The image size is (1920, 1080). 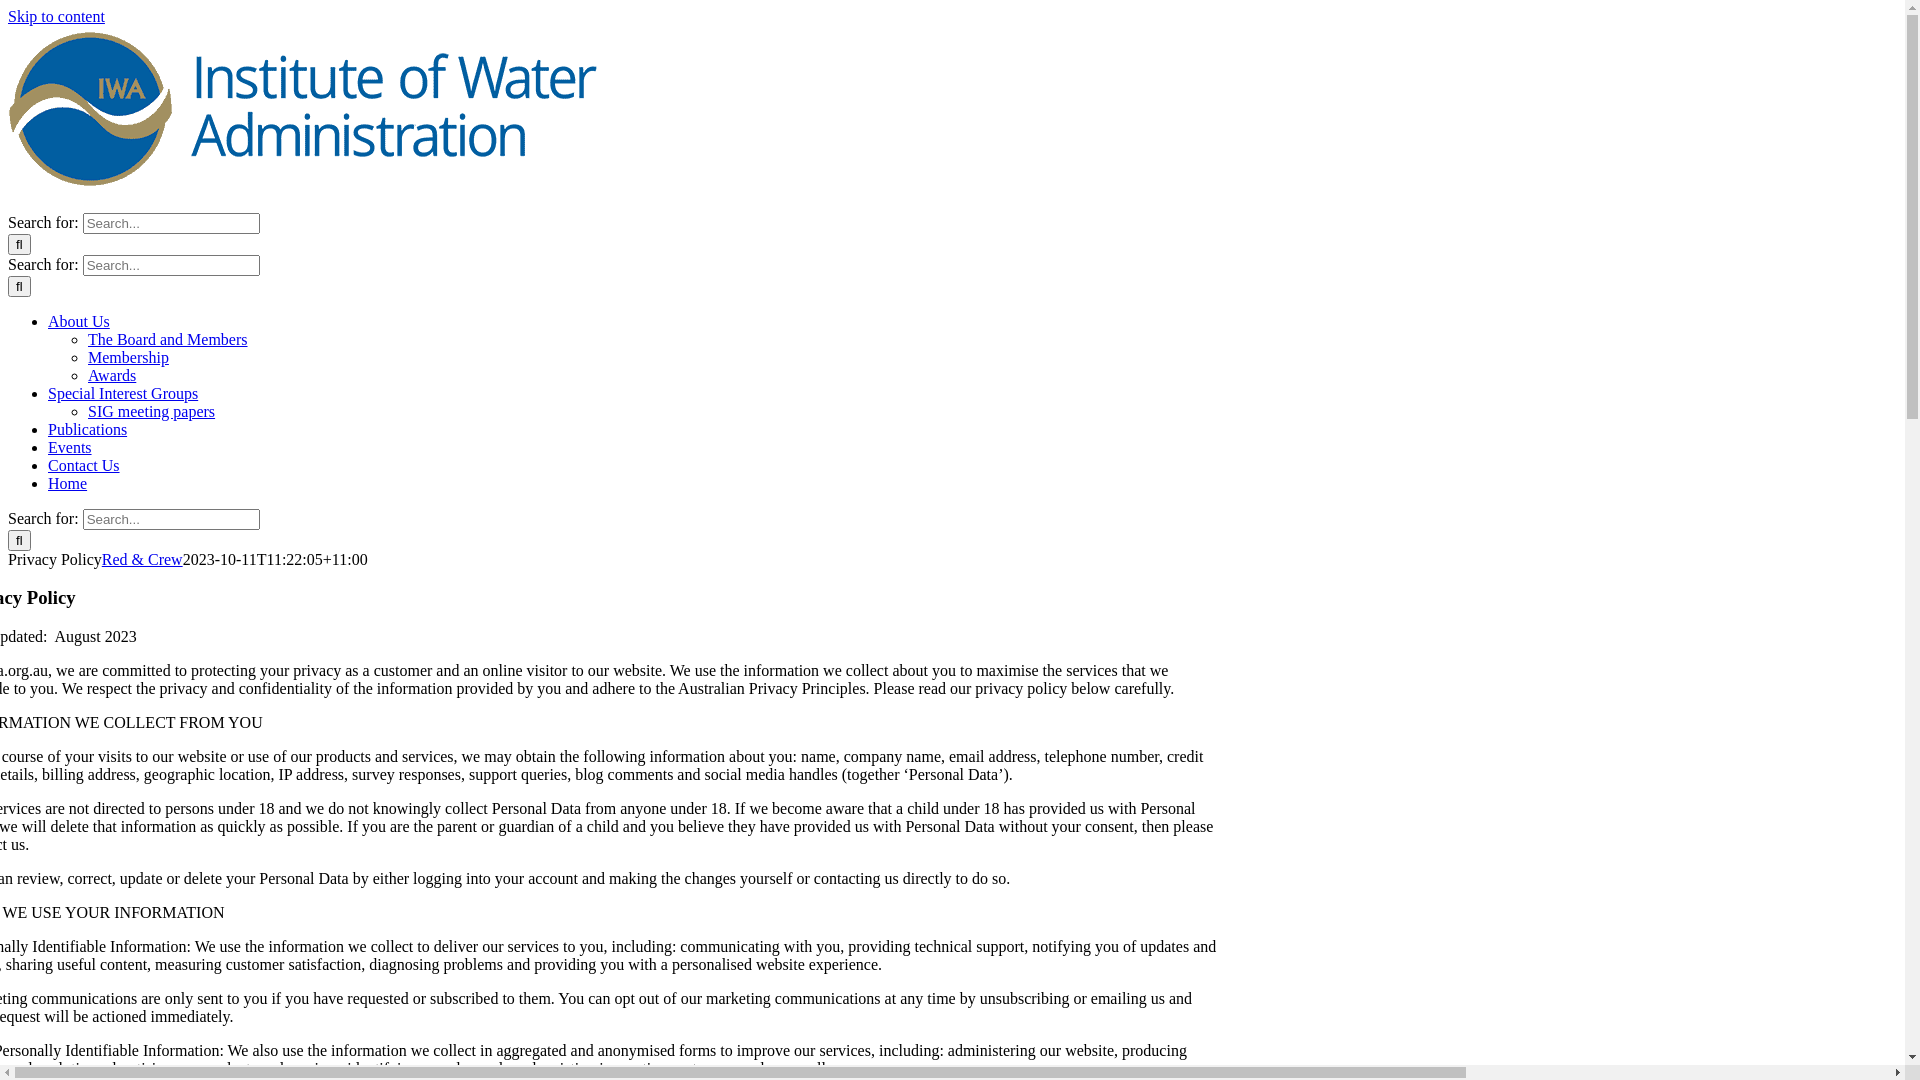 What do you see at coordinates (48, 483) in the screenshot?
I see `'Home'` at bounding box center [48, 483].